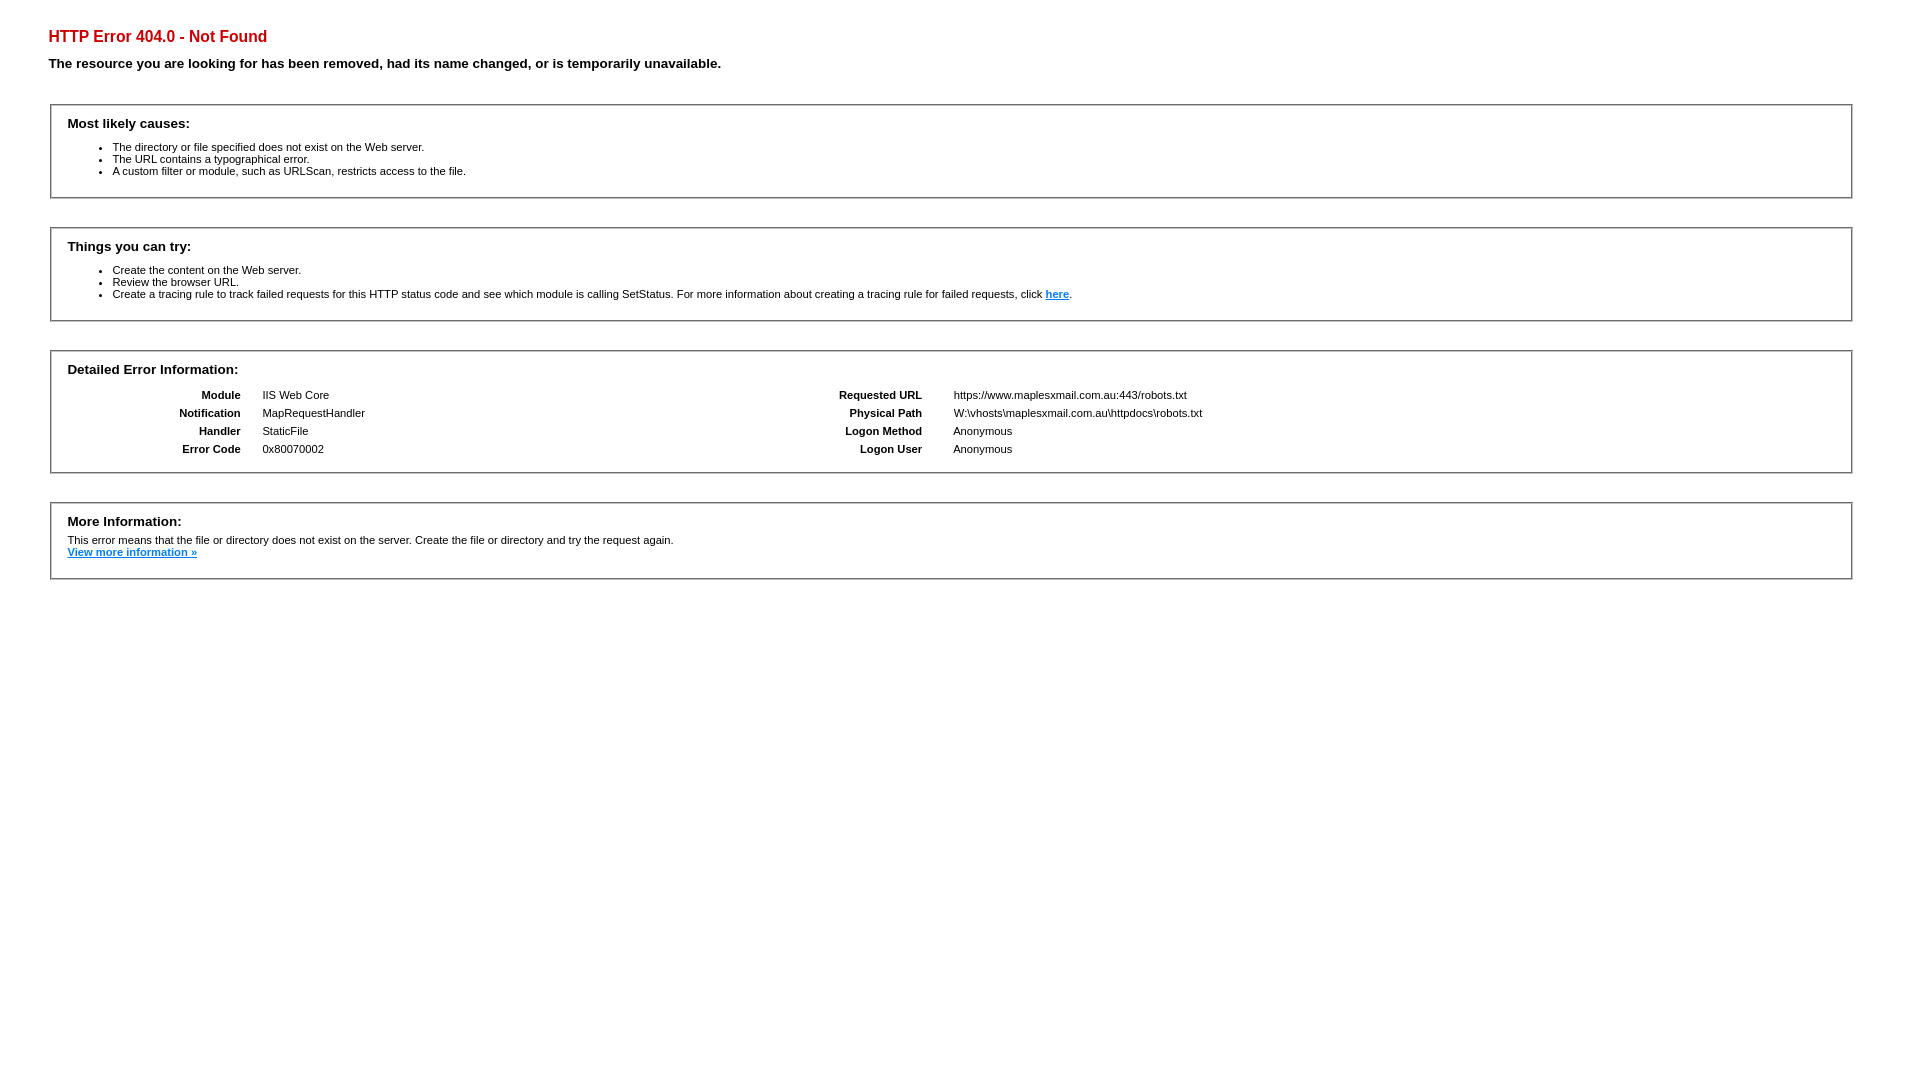 The width and height of the screenshot is (1920, 1080). What do you see at coordinates (1056, 293) in the screenshot?
I see `'here'` at bounding box center [1056, 293].